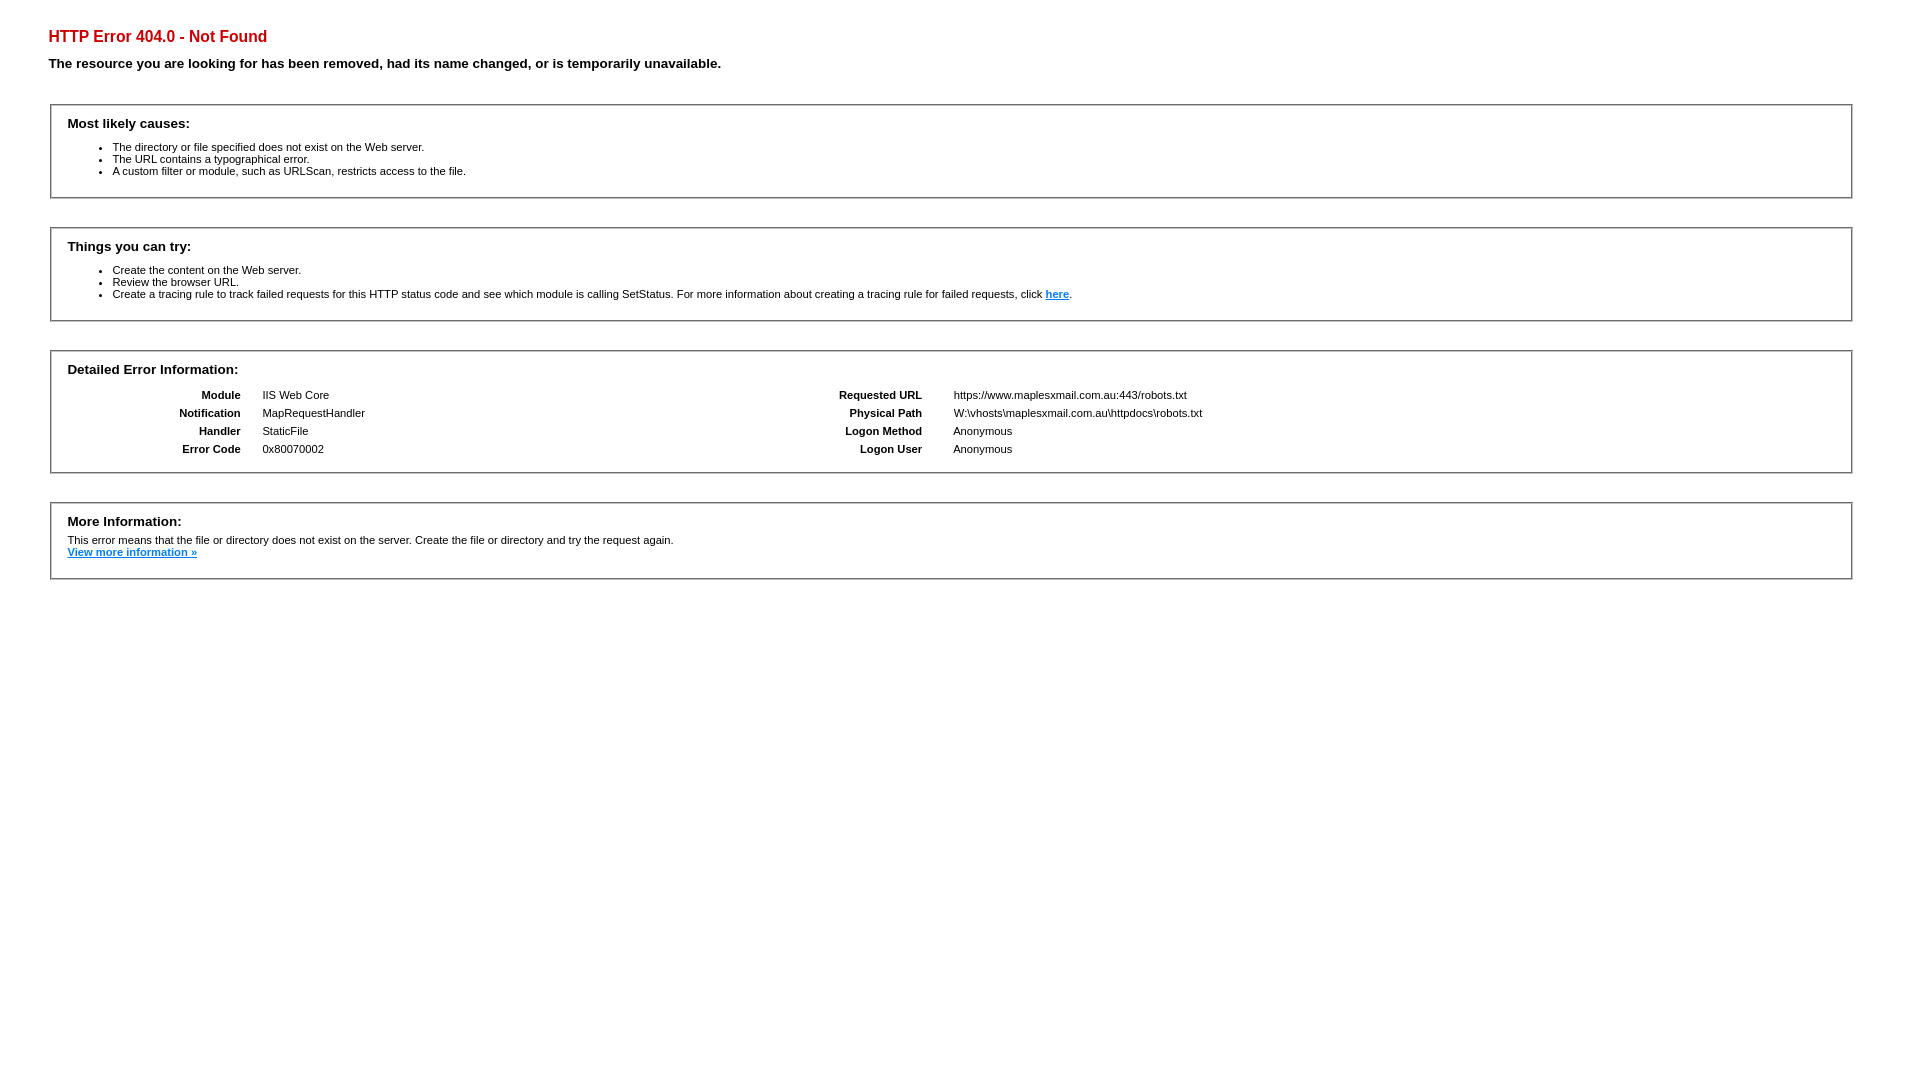 The width and height of the screenshot is (1920, 1080). What do you see at coordinates (1056, 293) in the screenshot?
I see `'here'` at bounding box center [1056, 293].